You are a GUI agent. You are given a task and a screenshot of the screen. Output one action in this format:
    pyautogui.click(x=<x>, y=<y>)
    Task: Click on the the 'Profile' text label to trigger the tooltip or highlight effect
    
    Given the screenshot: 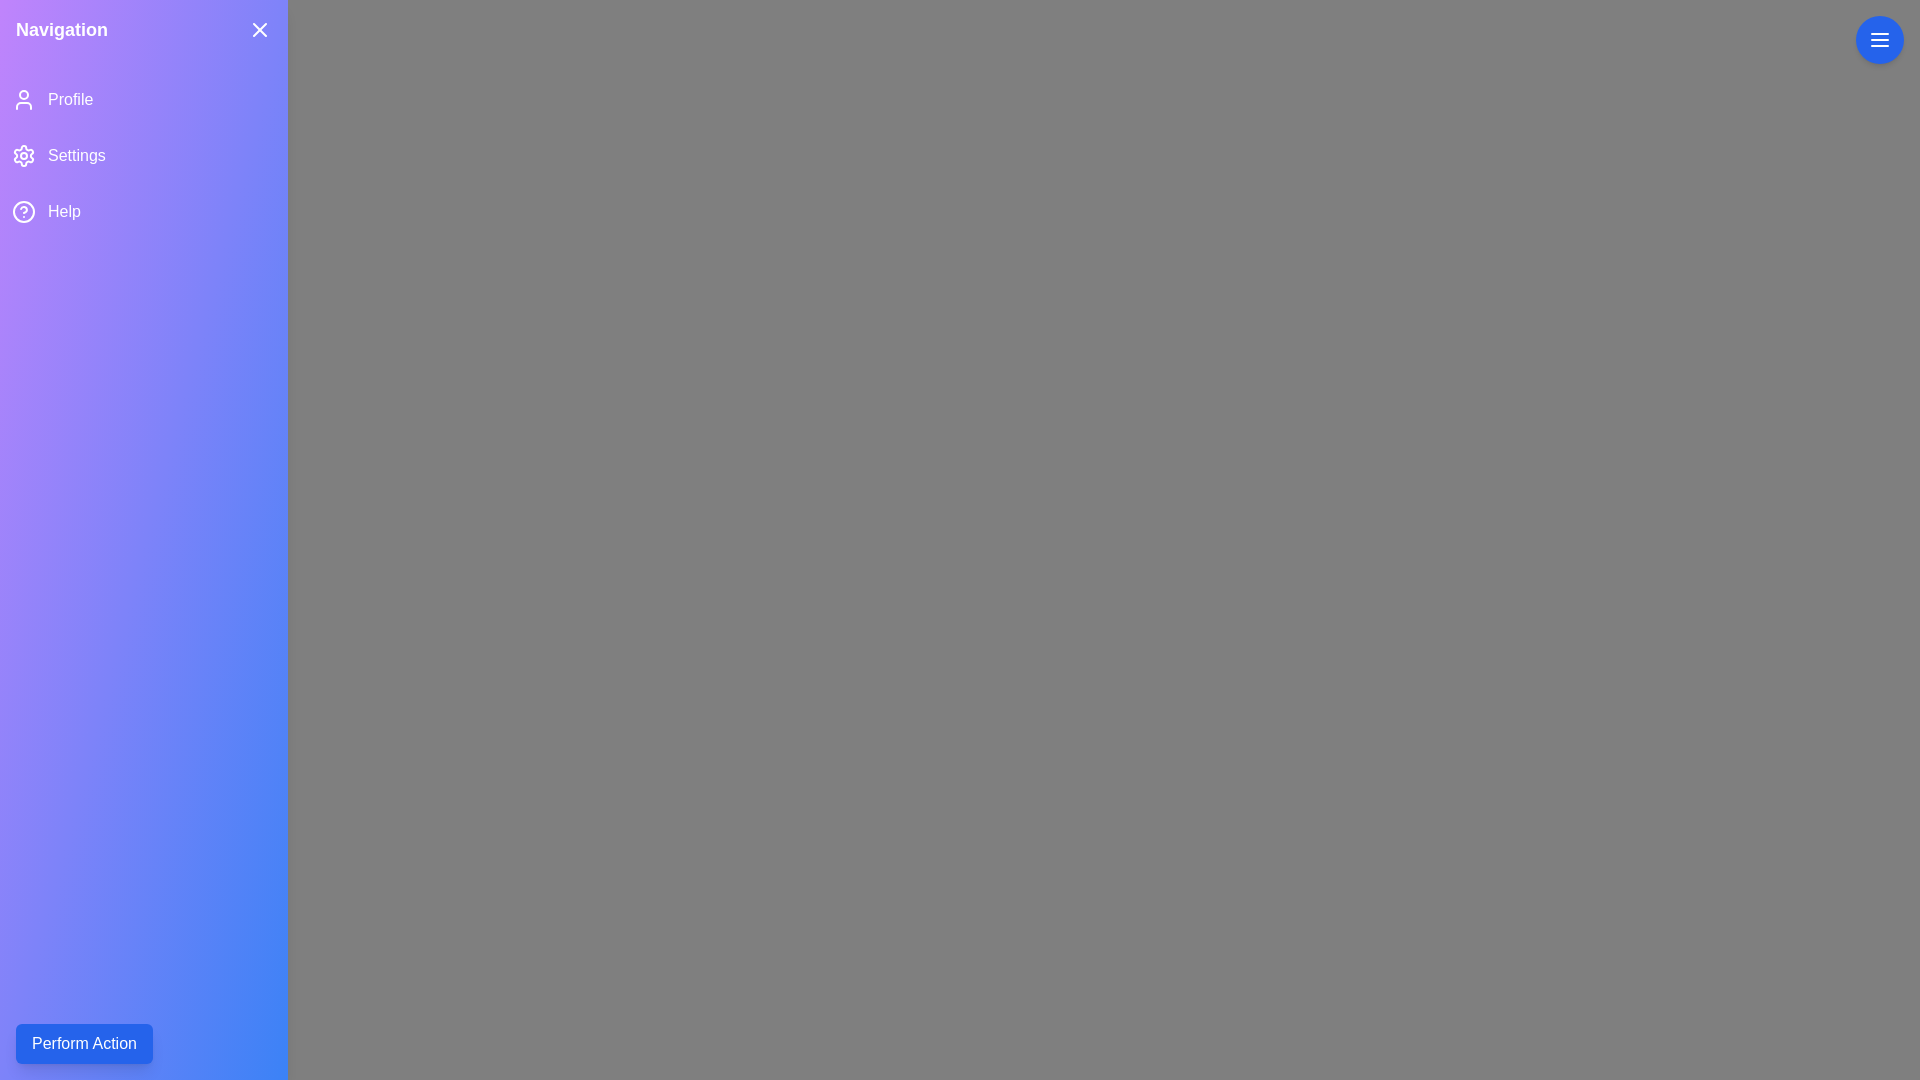 What is the action you would take?
    pyautogui.click(x=70, y=100)
    